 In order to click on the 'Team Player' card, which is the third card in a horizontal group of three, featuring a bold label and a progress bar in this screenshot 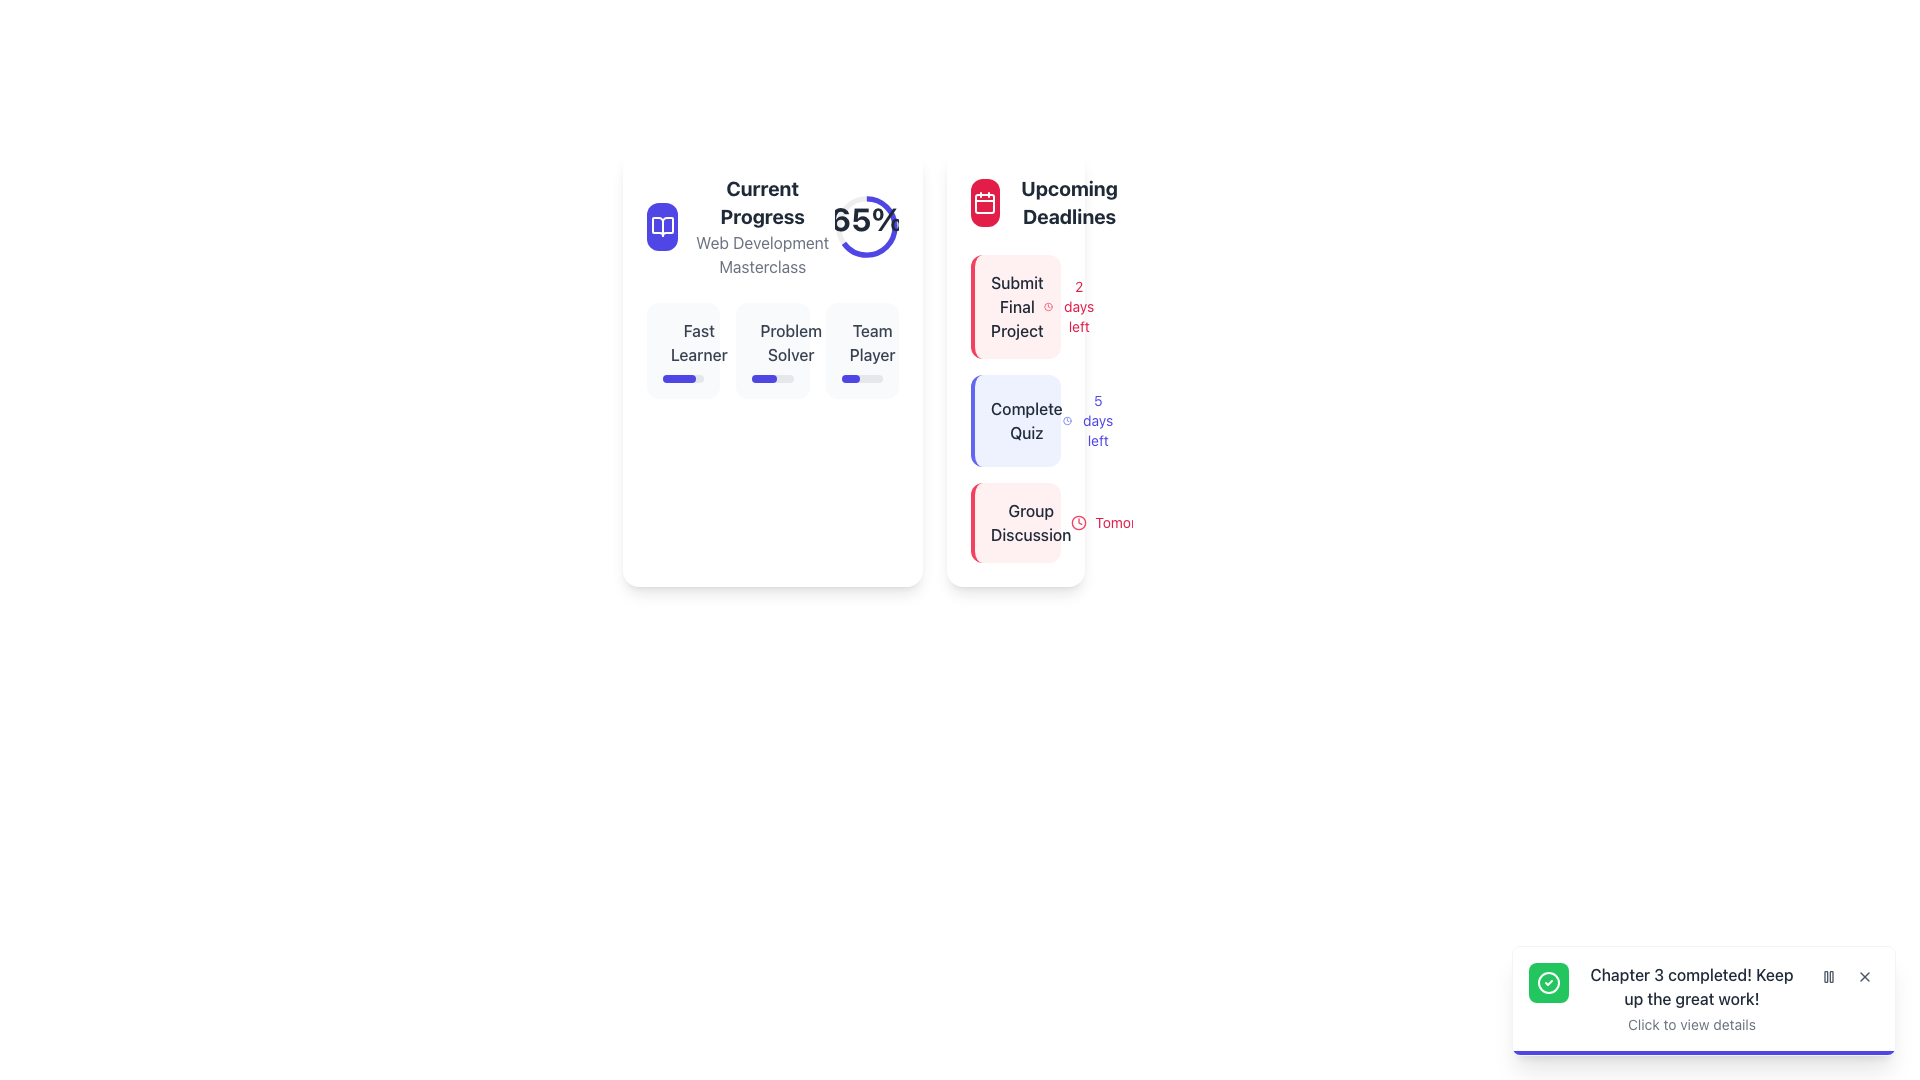, I will do `click(862, 350)`.